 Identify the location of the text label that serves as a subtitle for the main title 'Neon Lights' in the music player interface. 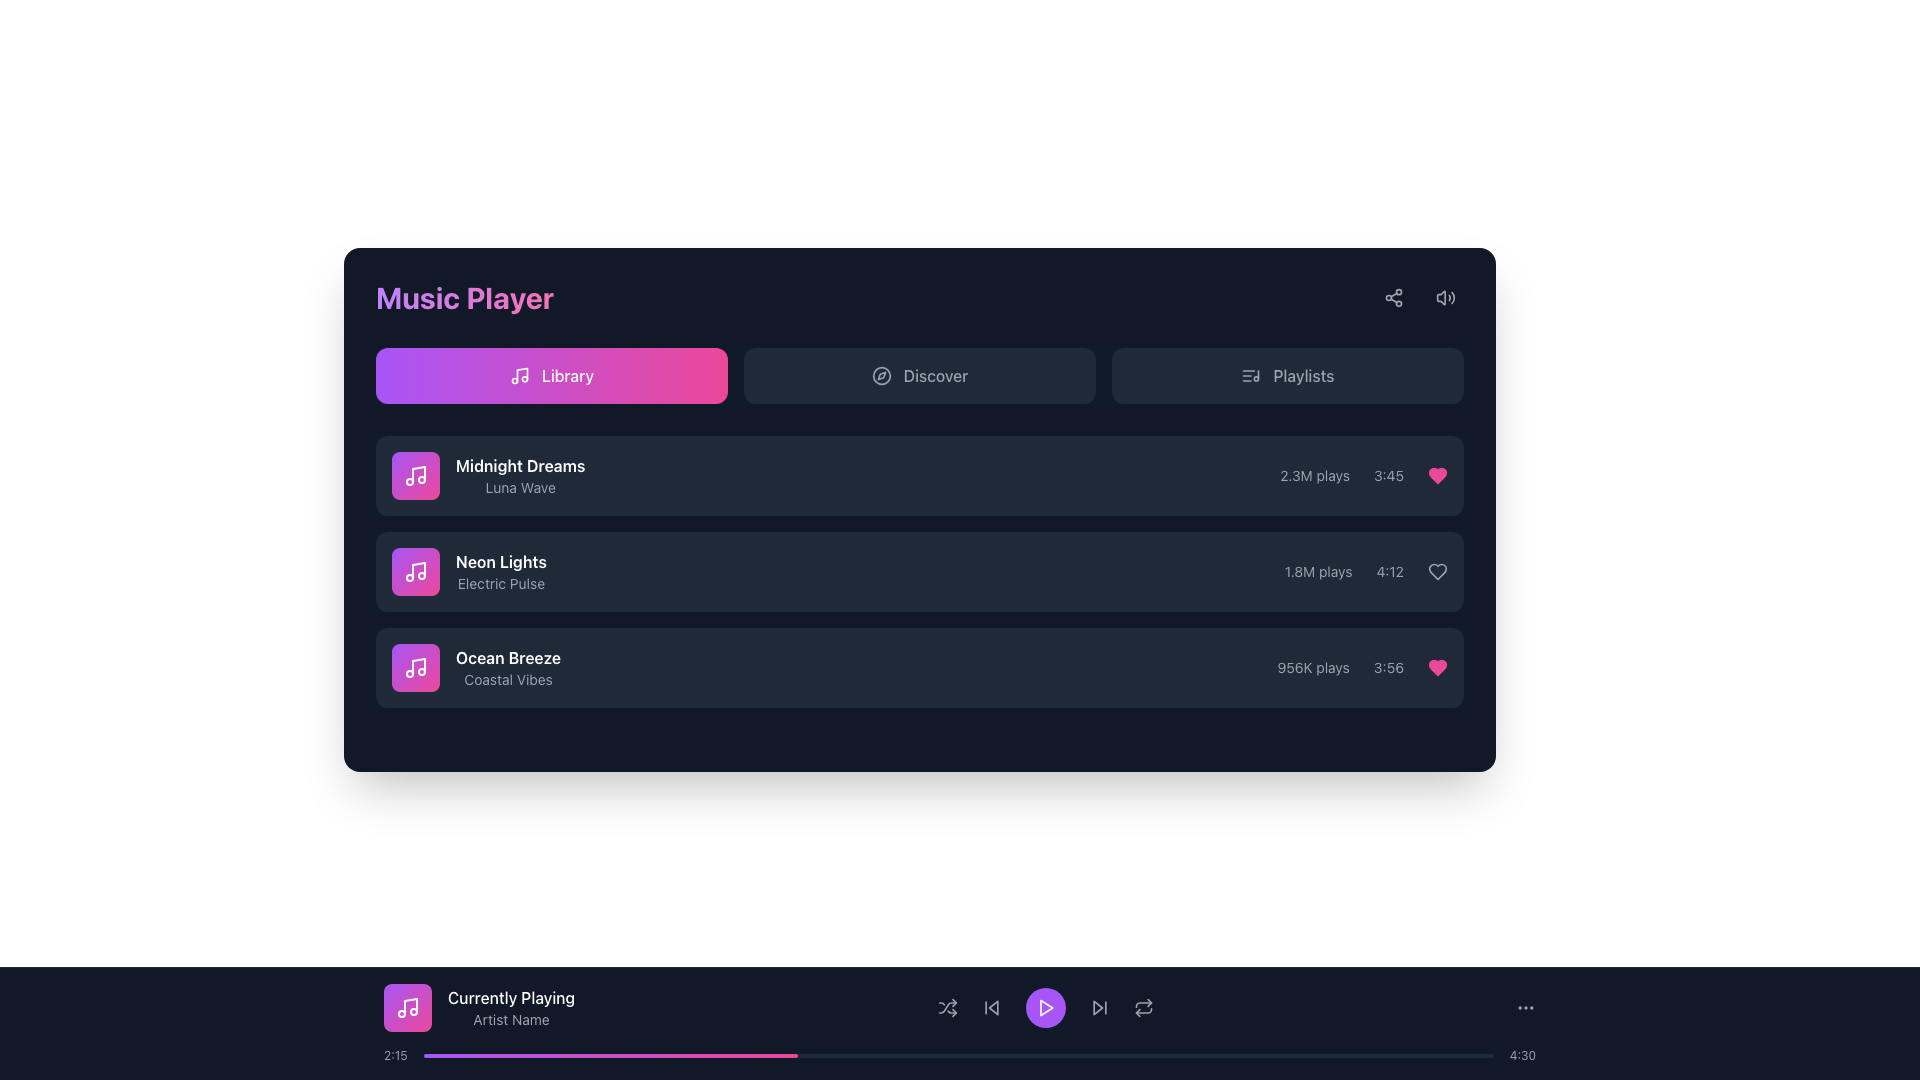
(501, 583).